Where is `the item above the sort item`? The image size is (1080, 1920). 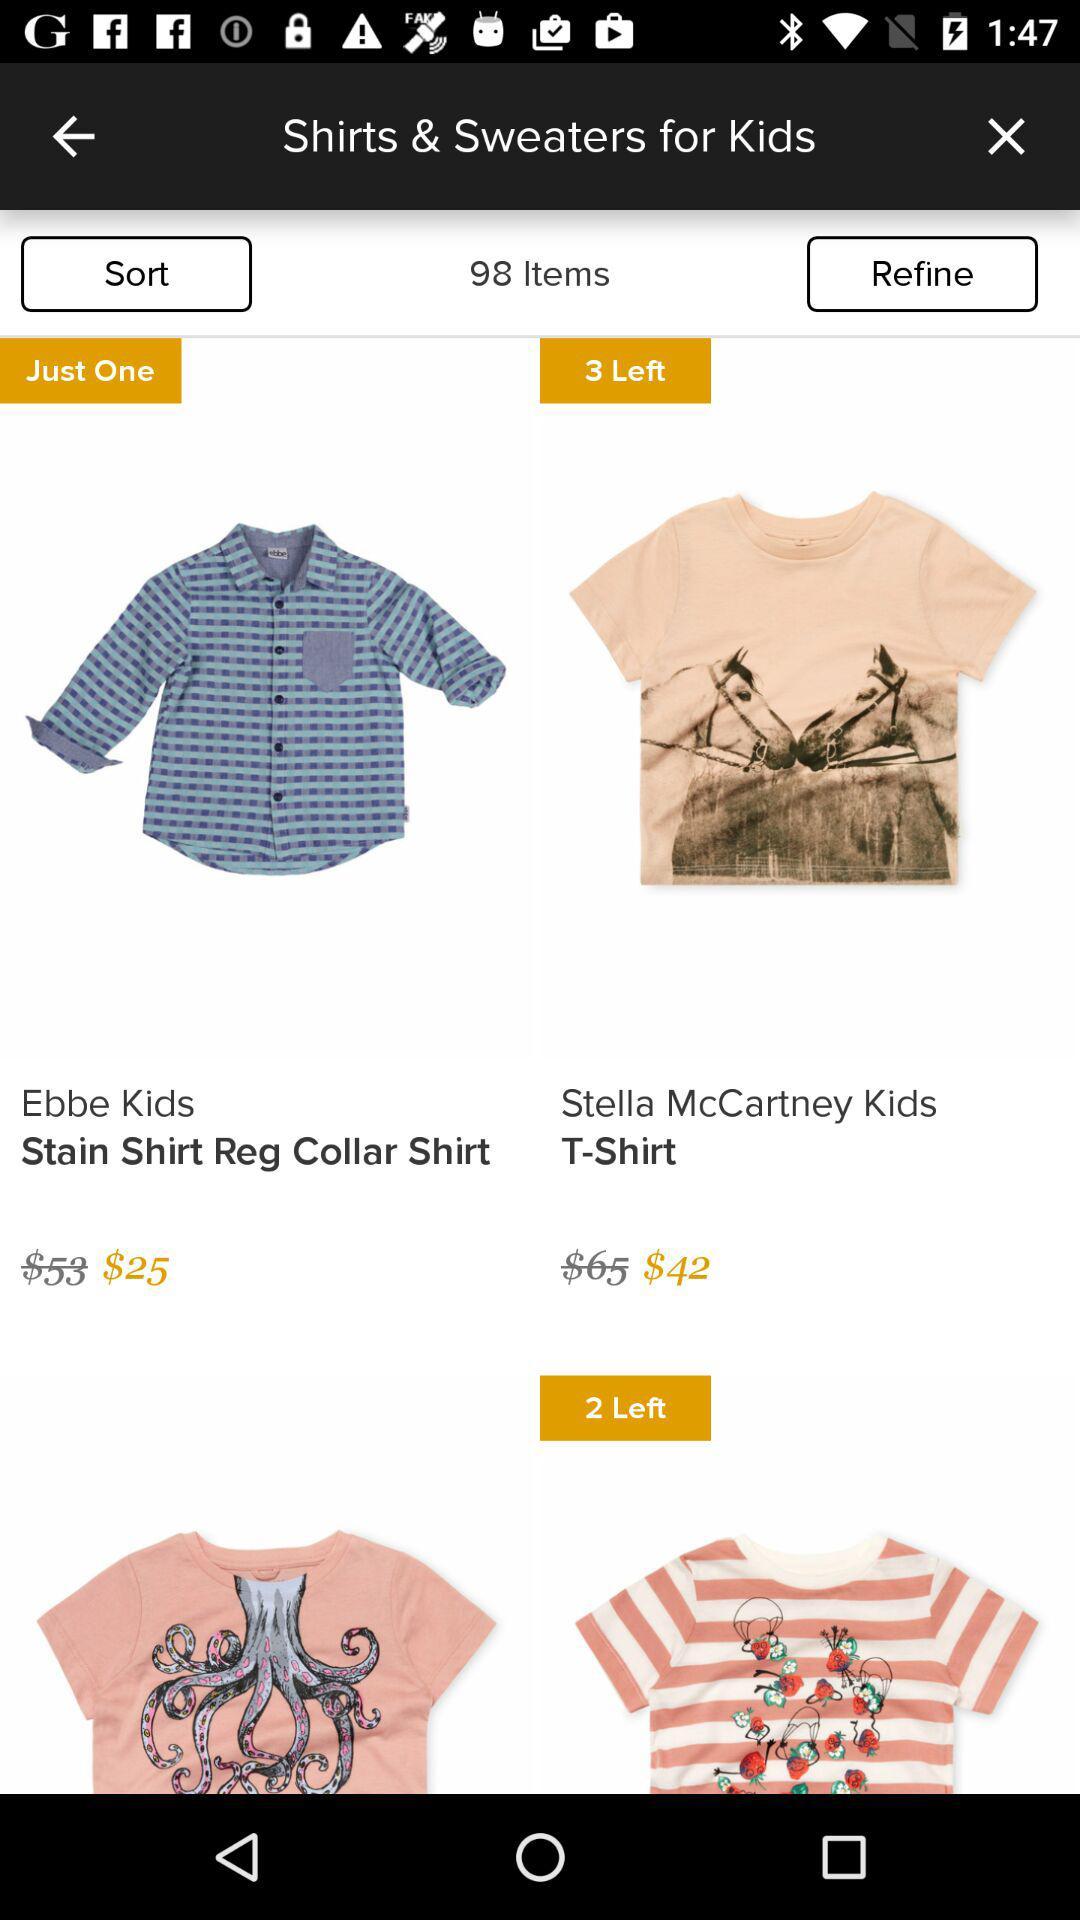
the item above the sort item is located at coordinates (72, 135).